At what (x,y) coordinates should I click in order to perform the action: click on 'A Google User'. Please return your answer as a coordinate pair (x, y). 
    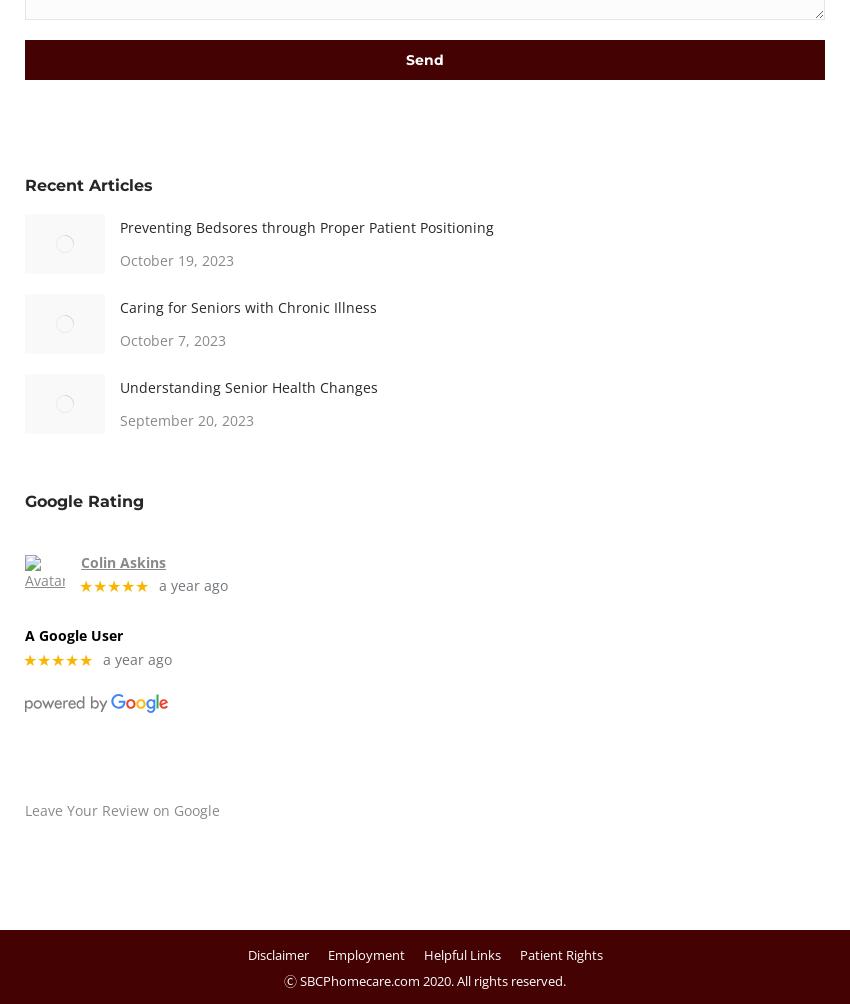
    Looking at the image, I should click on (74, 634).